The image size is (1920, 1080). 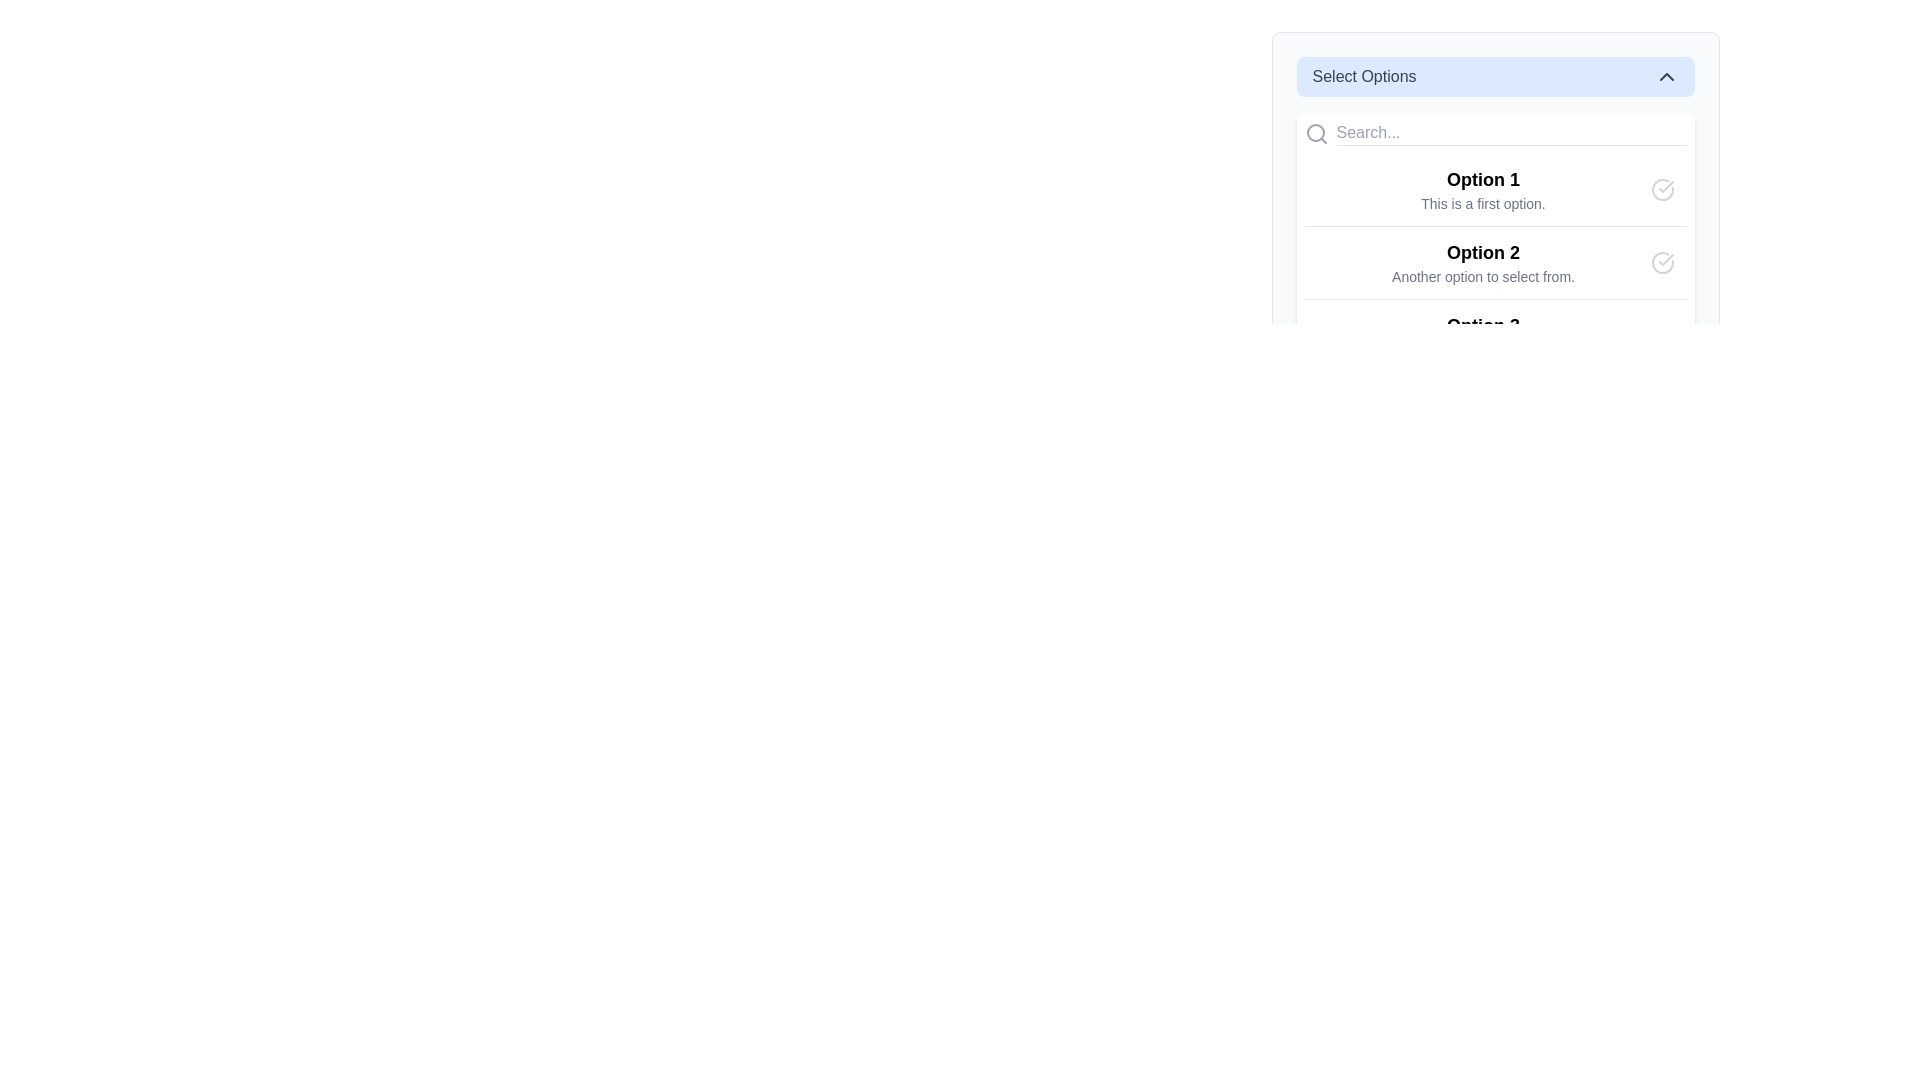 I want to click on the first selectable list item in the vertical list, so click(x=1495, y=189).